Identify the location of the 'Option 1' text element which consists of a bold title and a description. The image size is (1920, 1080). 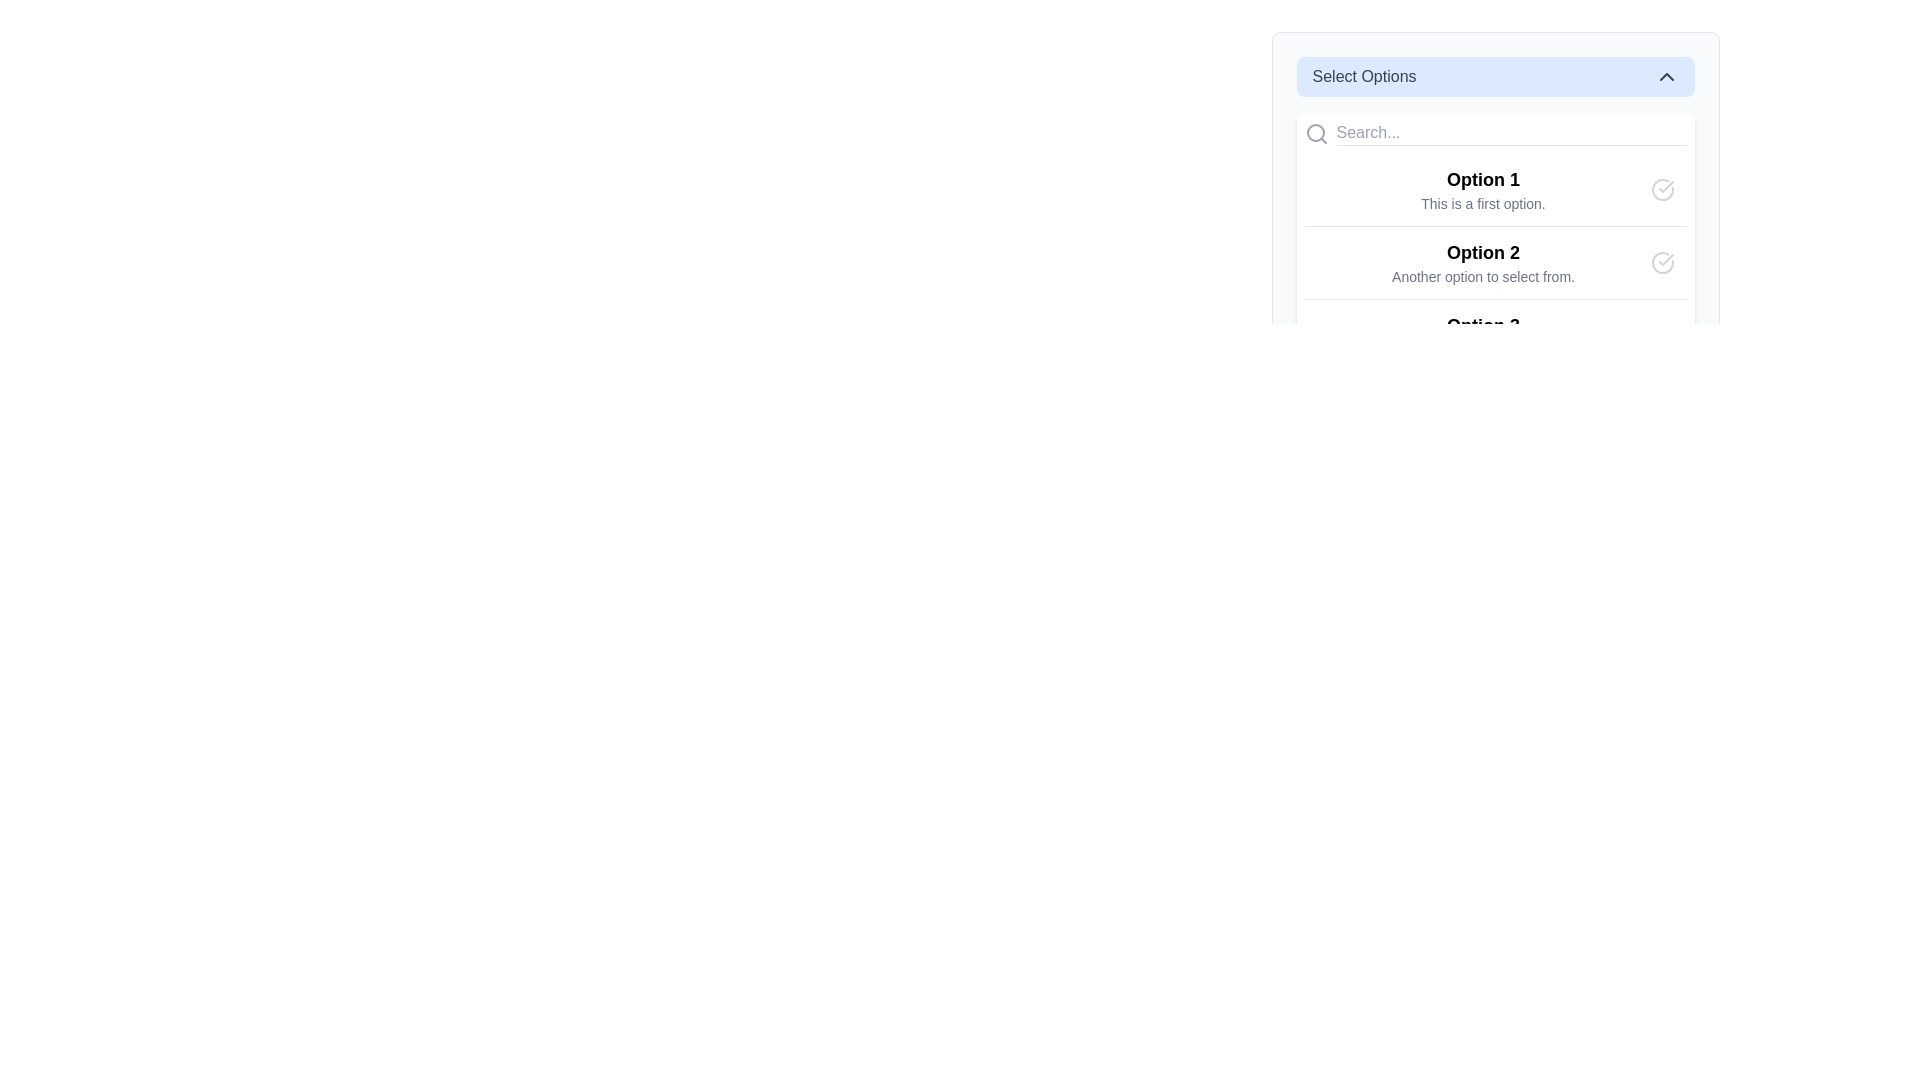
(1483, 189).